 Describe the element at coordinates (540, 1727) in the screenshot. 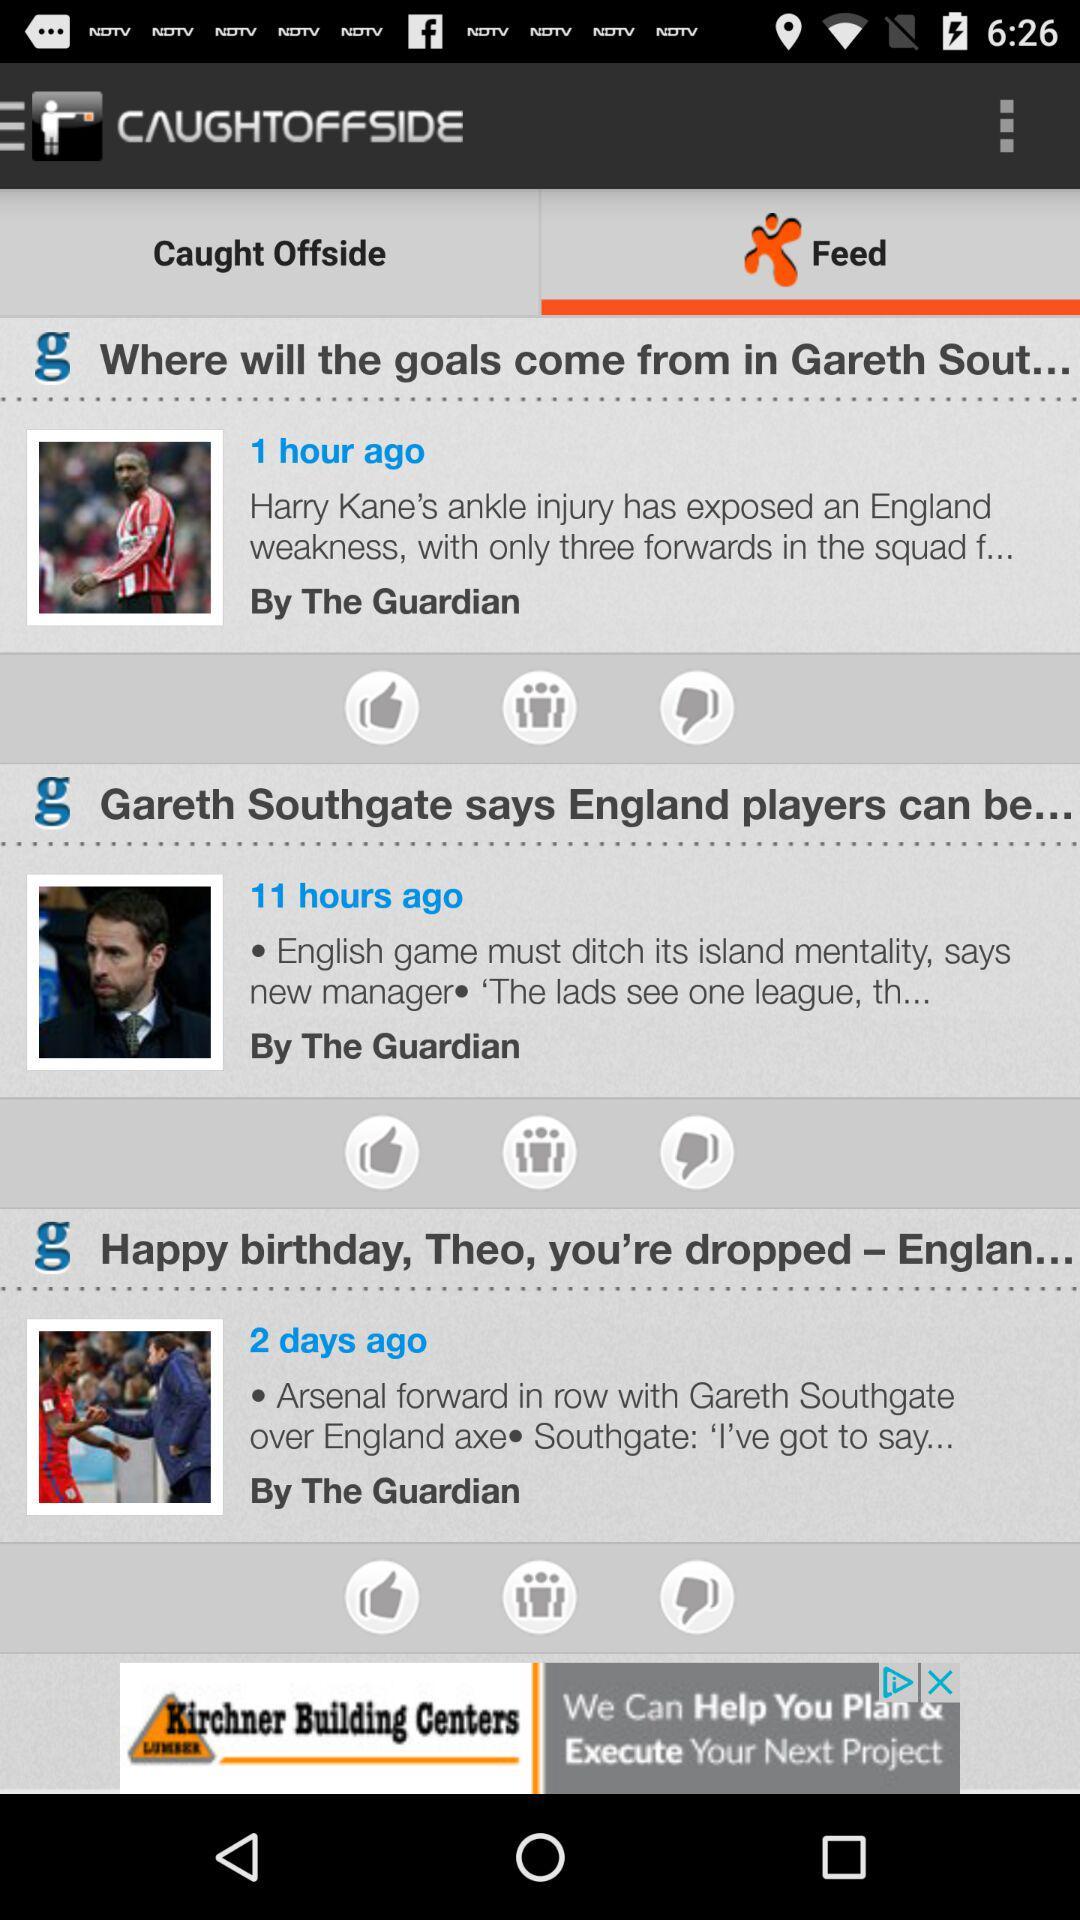

I see `open advertisement` at that location.